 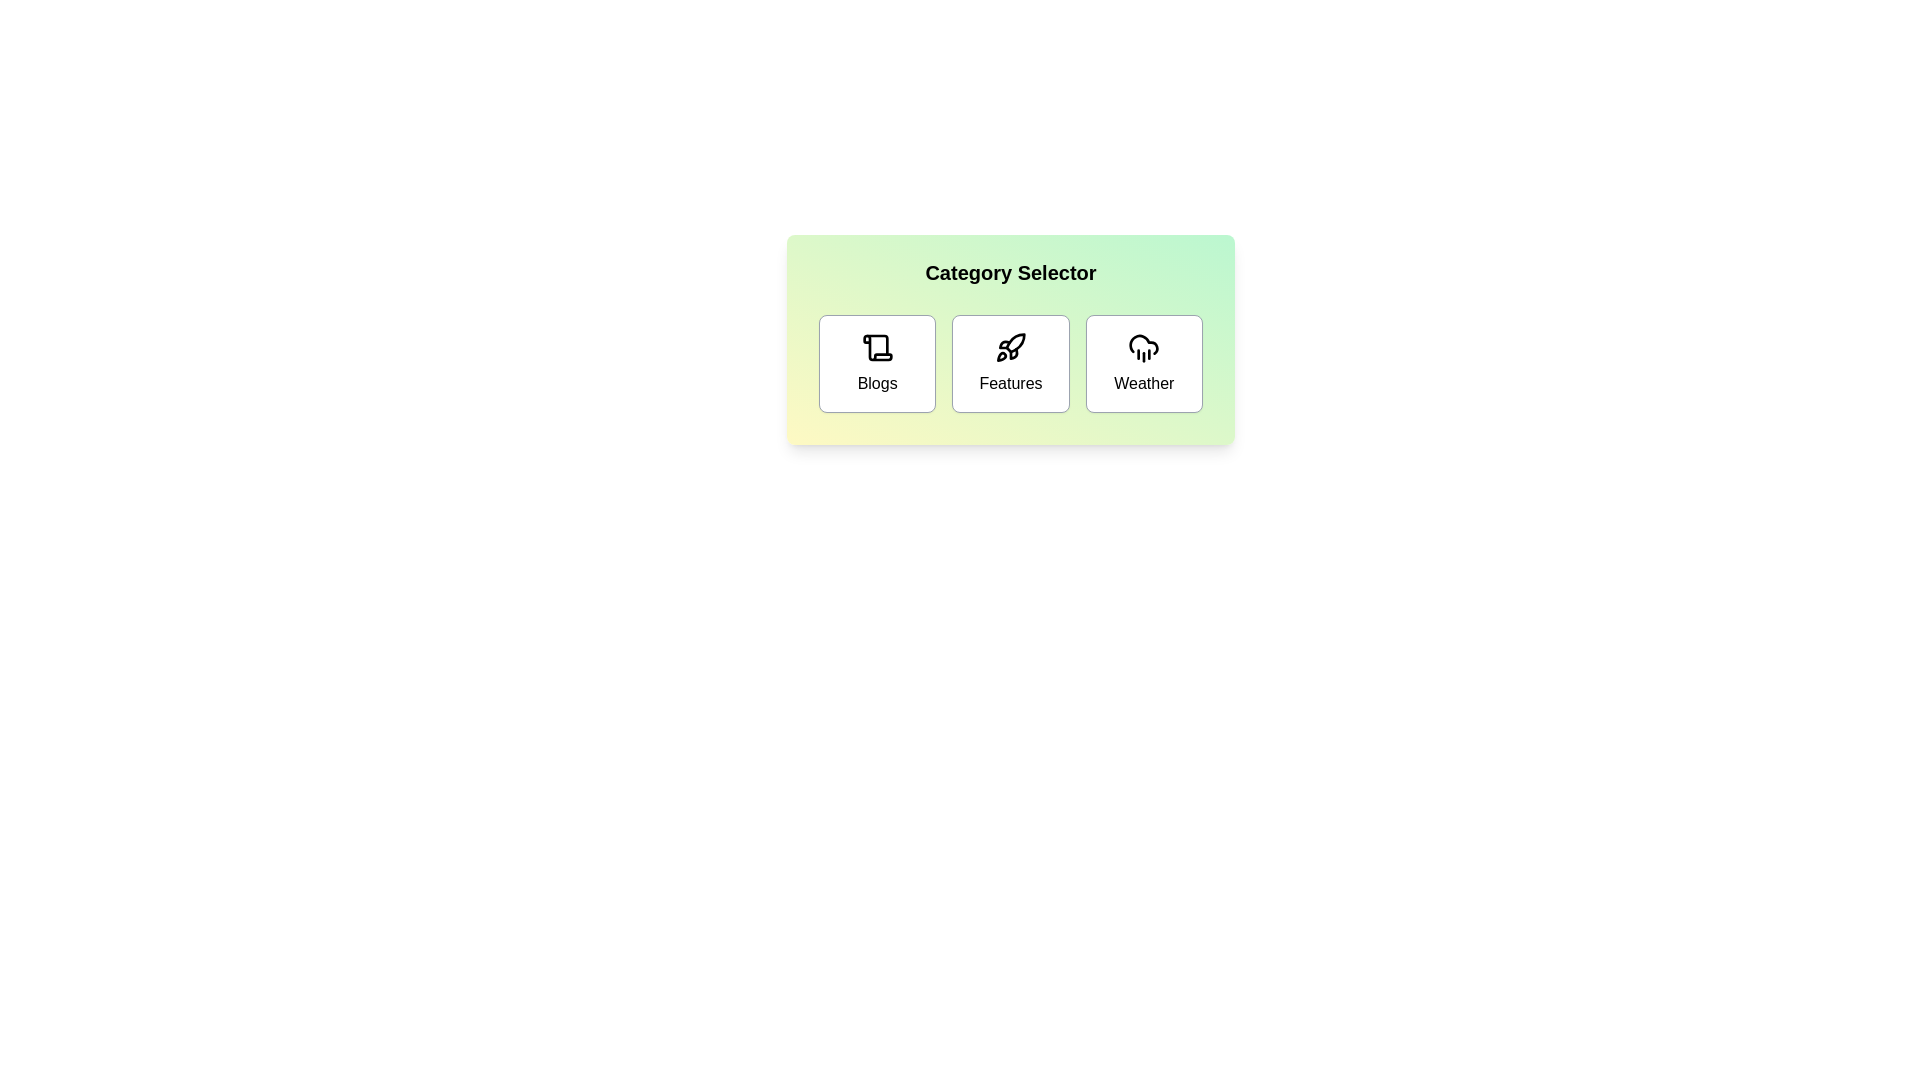 I want to click on the category button labeled 'Features' to view its hover effects, so click(x=1011, y=363).